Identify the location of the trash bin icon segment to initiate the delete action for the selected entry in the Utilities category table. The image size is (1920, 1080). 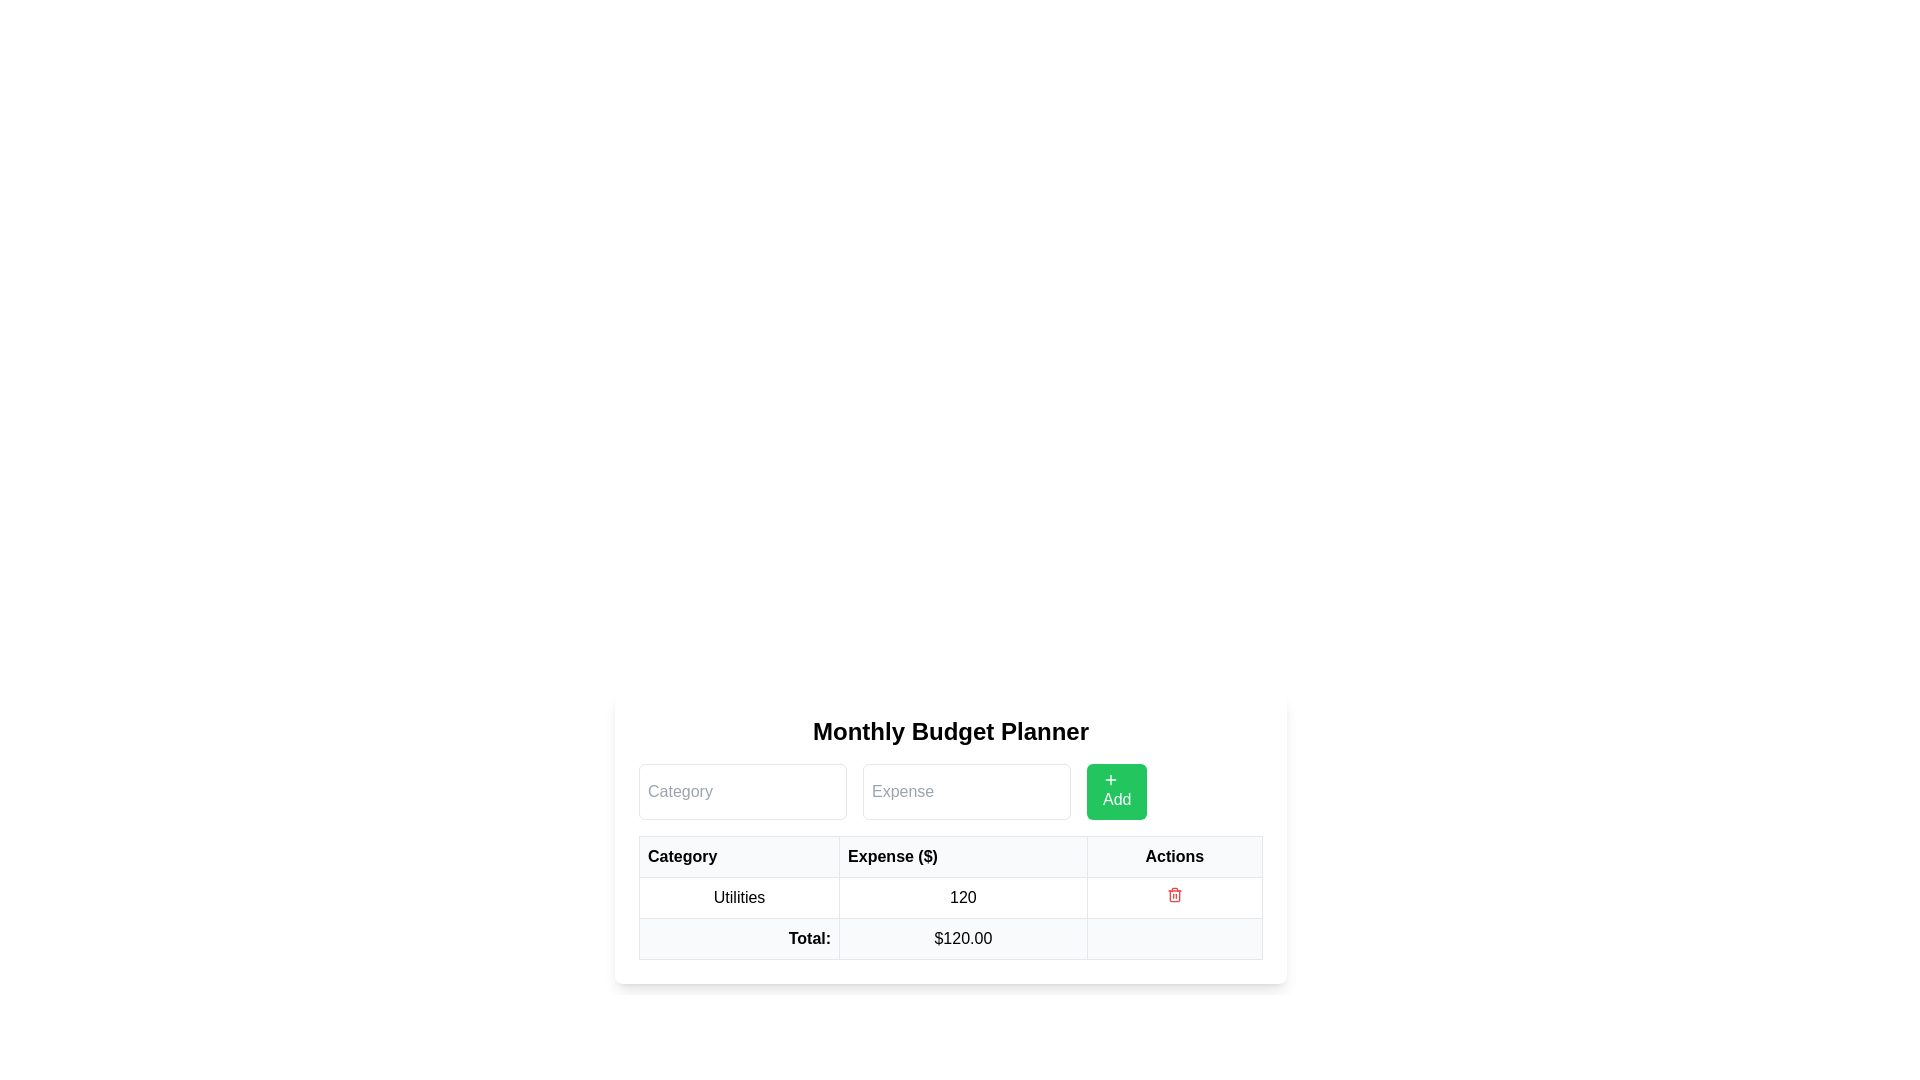
(1174, 895).